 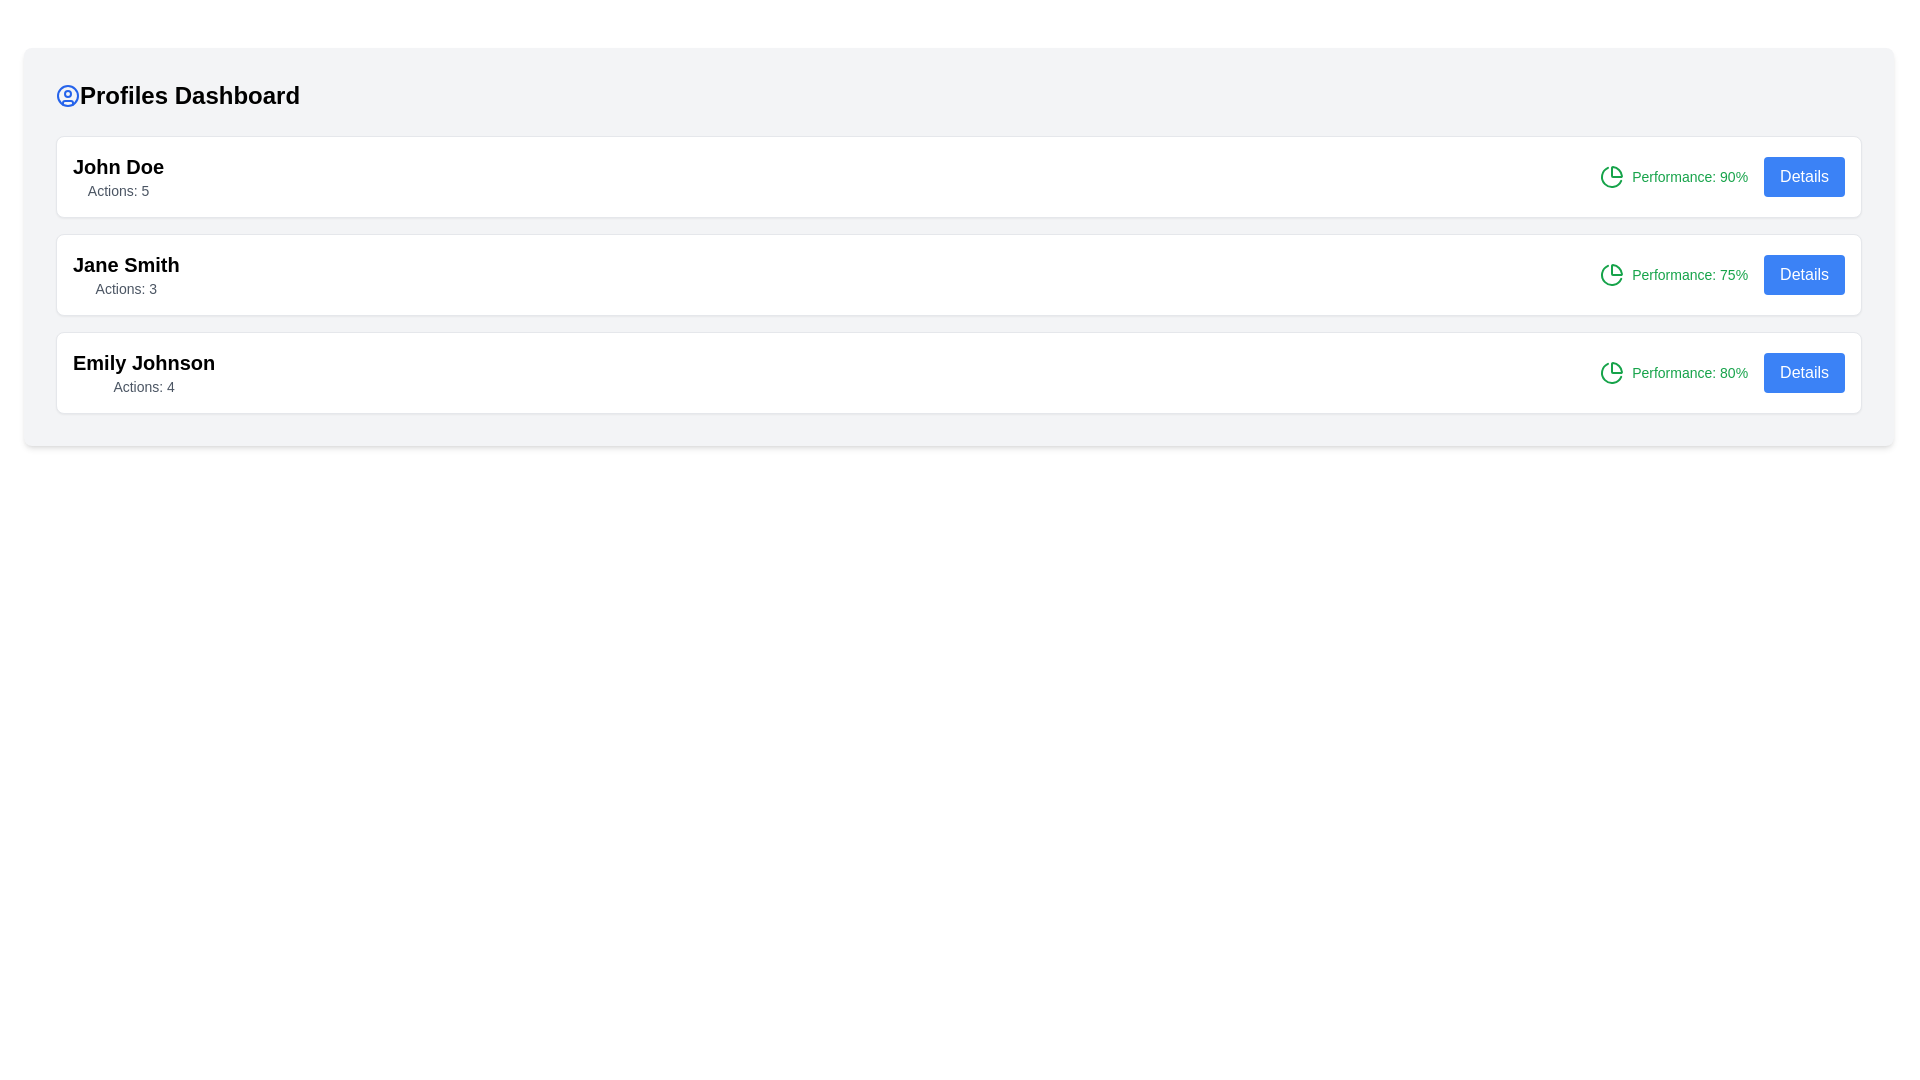 I want to click on the label that displays the number of actions associated with the profile 'Emily Johnson', located in the third profile section, directly below 'Emily Johnson', and aligned to the left, so click(x=143, y=386).